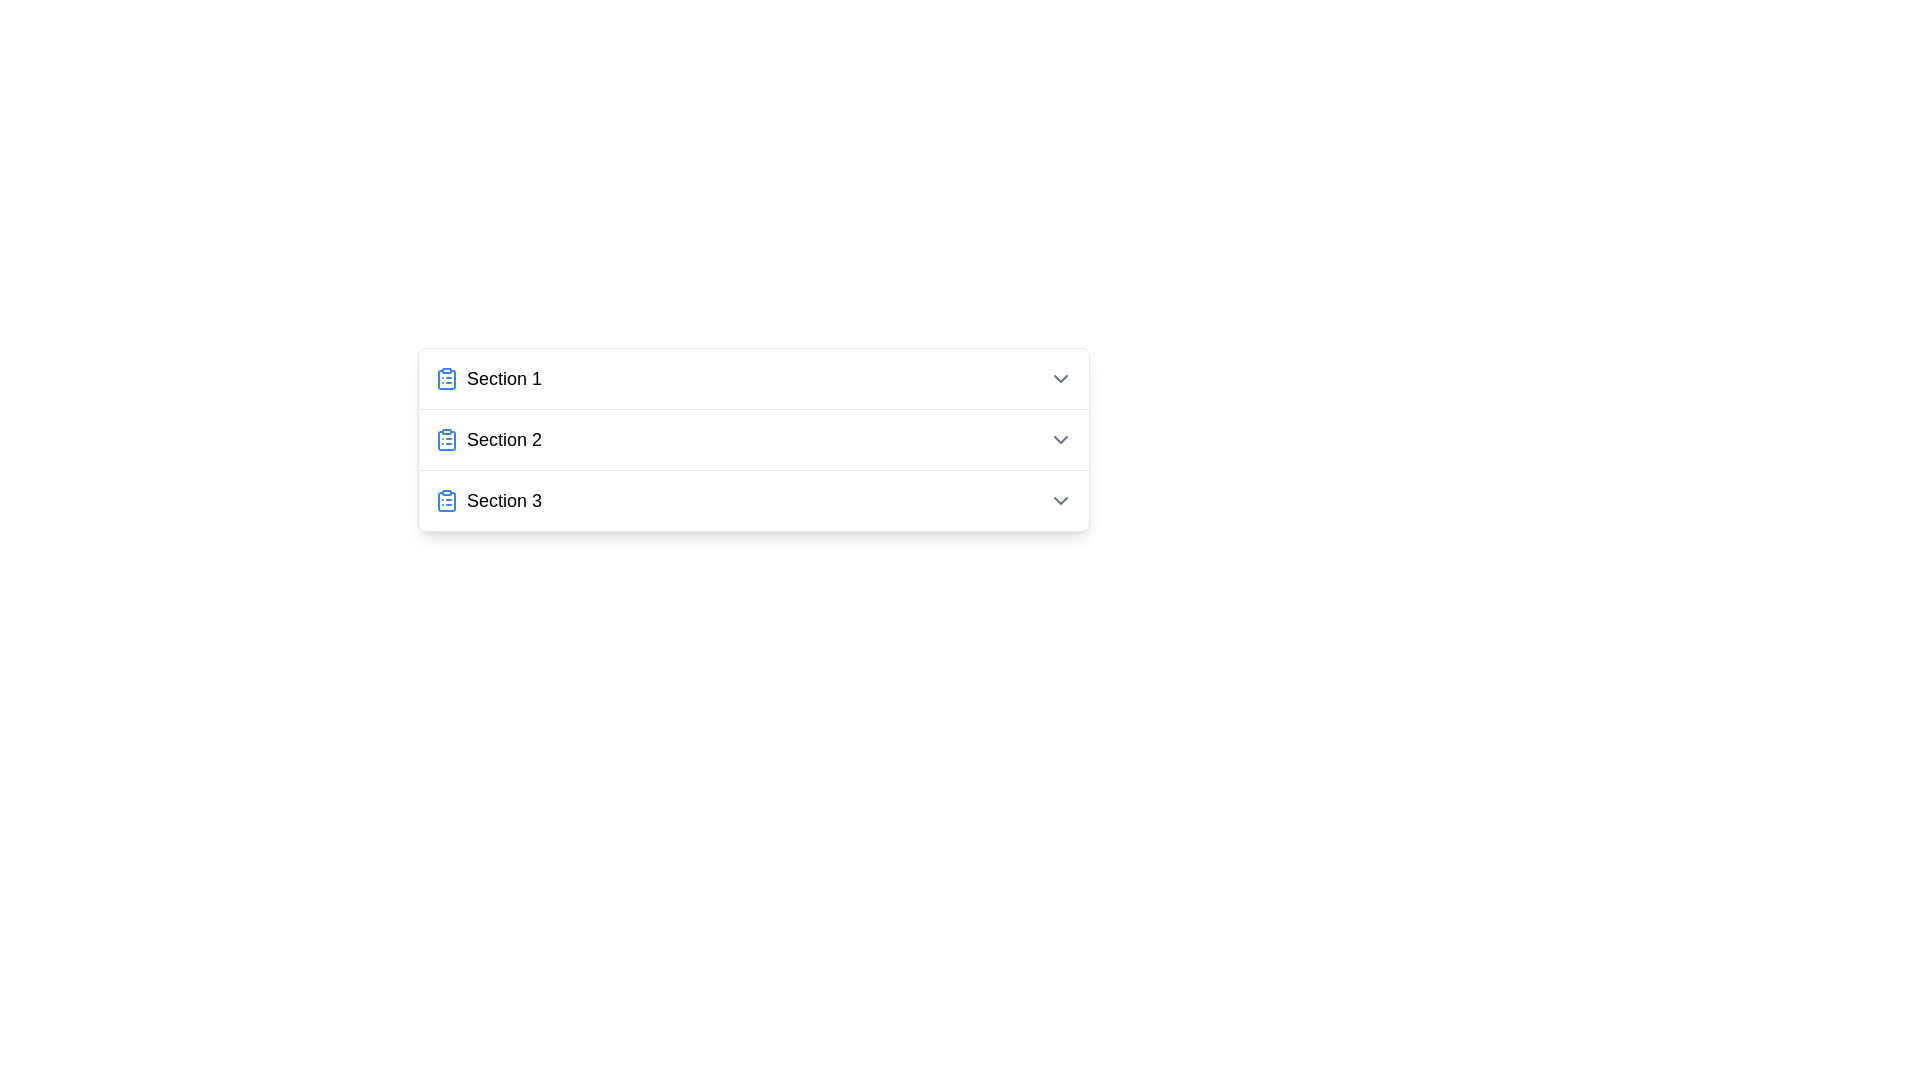  Describe the element at coordinates (504, 500) in the screenshot. I see `the Static Text Label 'Section 3'` at that location.